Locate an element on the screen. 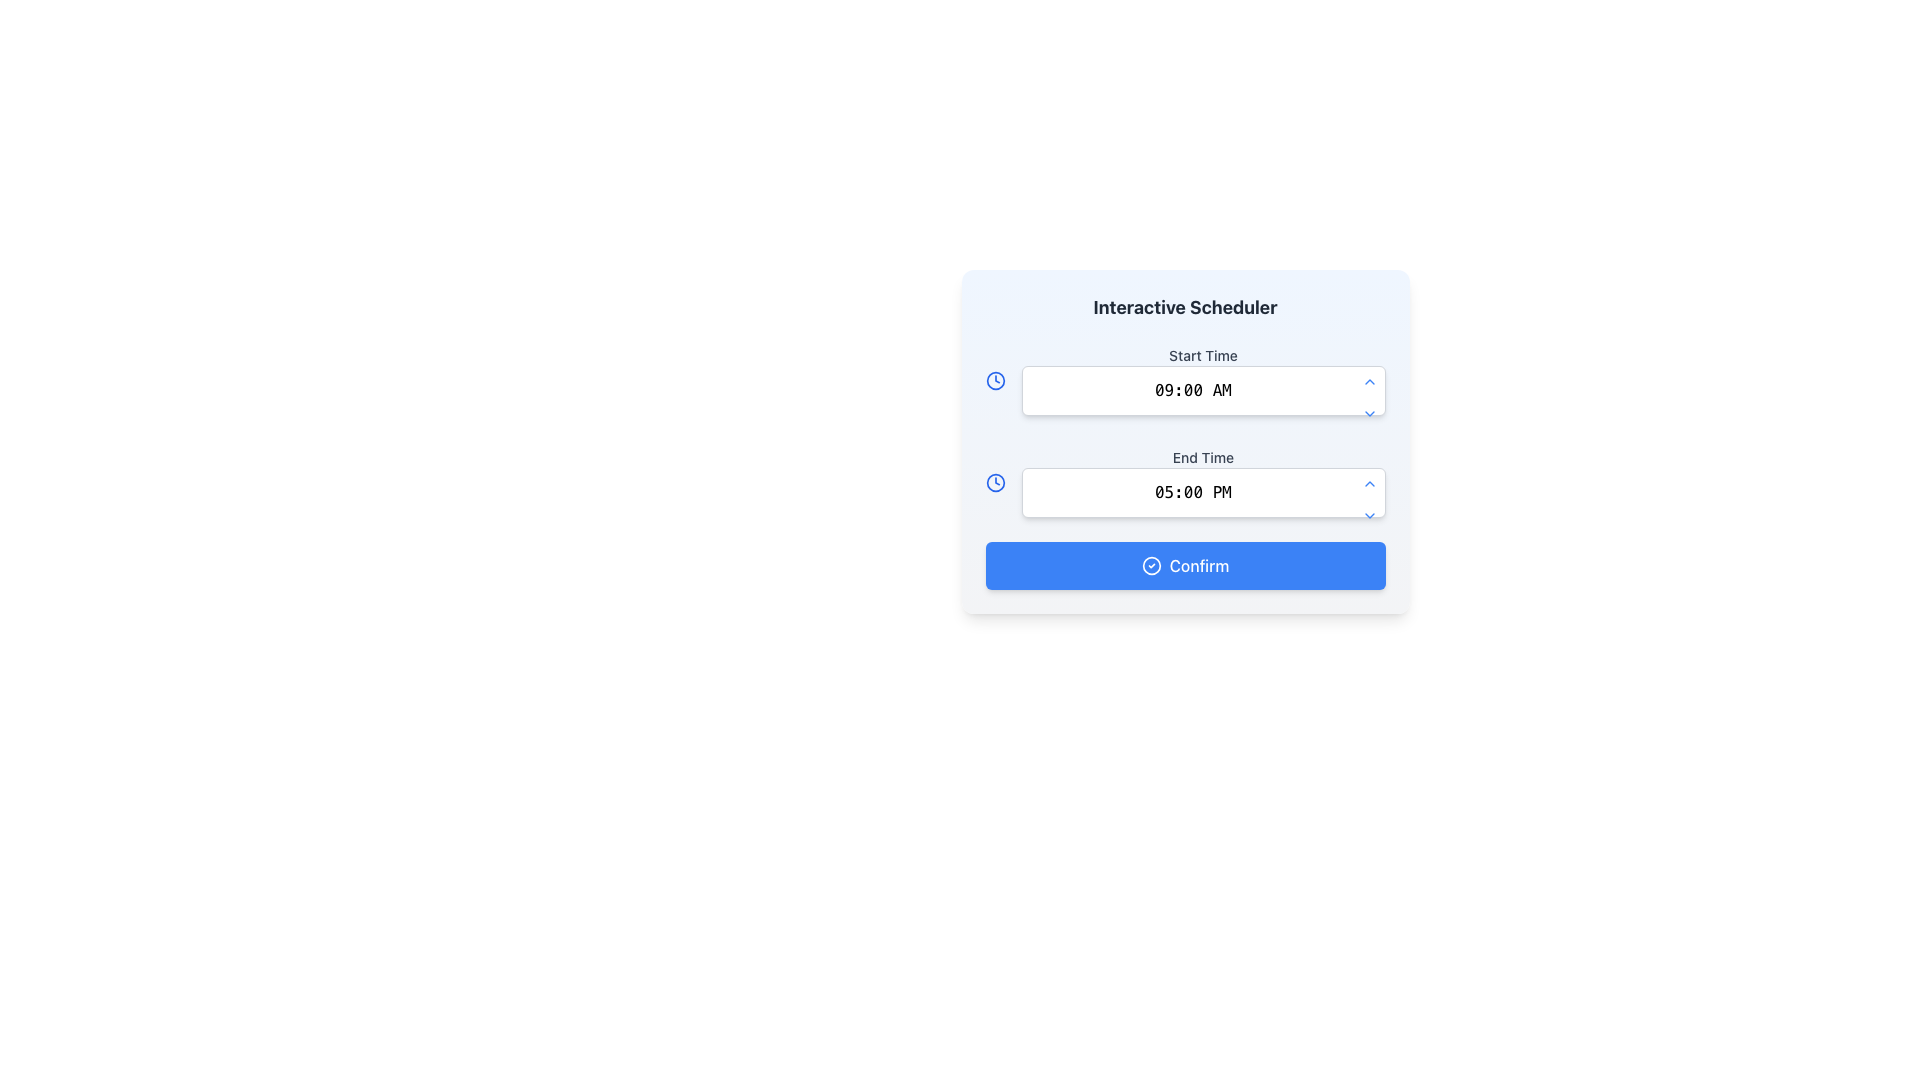 This screenshot has width=1920, height=1080. the small blue upward arrow button located in the upper right of the interface, associated with the 'Start Time' input field, to increase the time is located at coordinates (1368, 381).